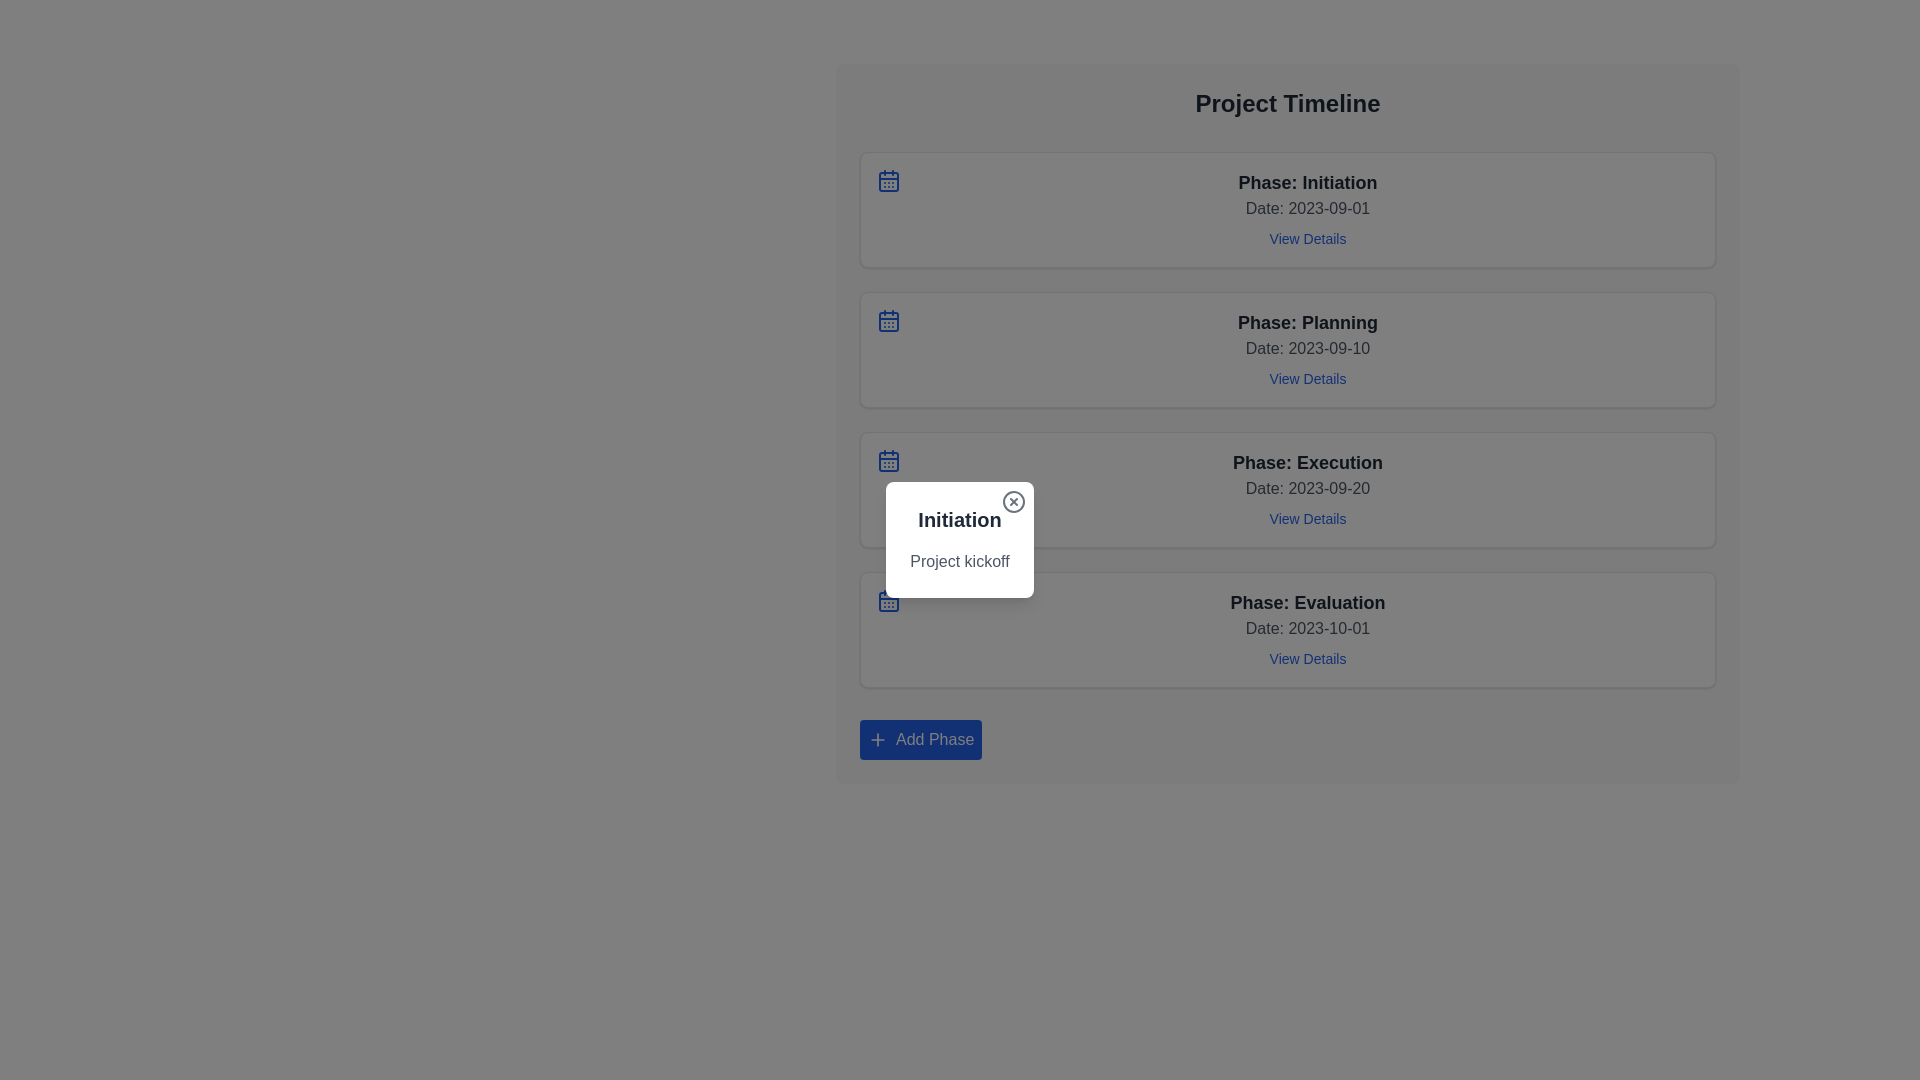 The height and width of the screenshot is (1080, 1920). Describe the element at coordinates (887, 181) in the screenshot. I see `the calendar icon segment located in the top-left area of the 'Phase: Initiation' entry in the project timeline interface` at that location.